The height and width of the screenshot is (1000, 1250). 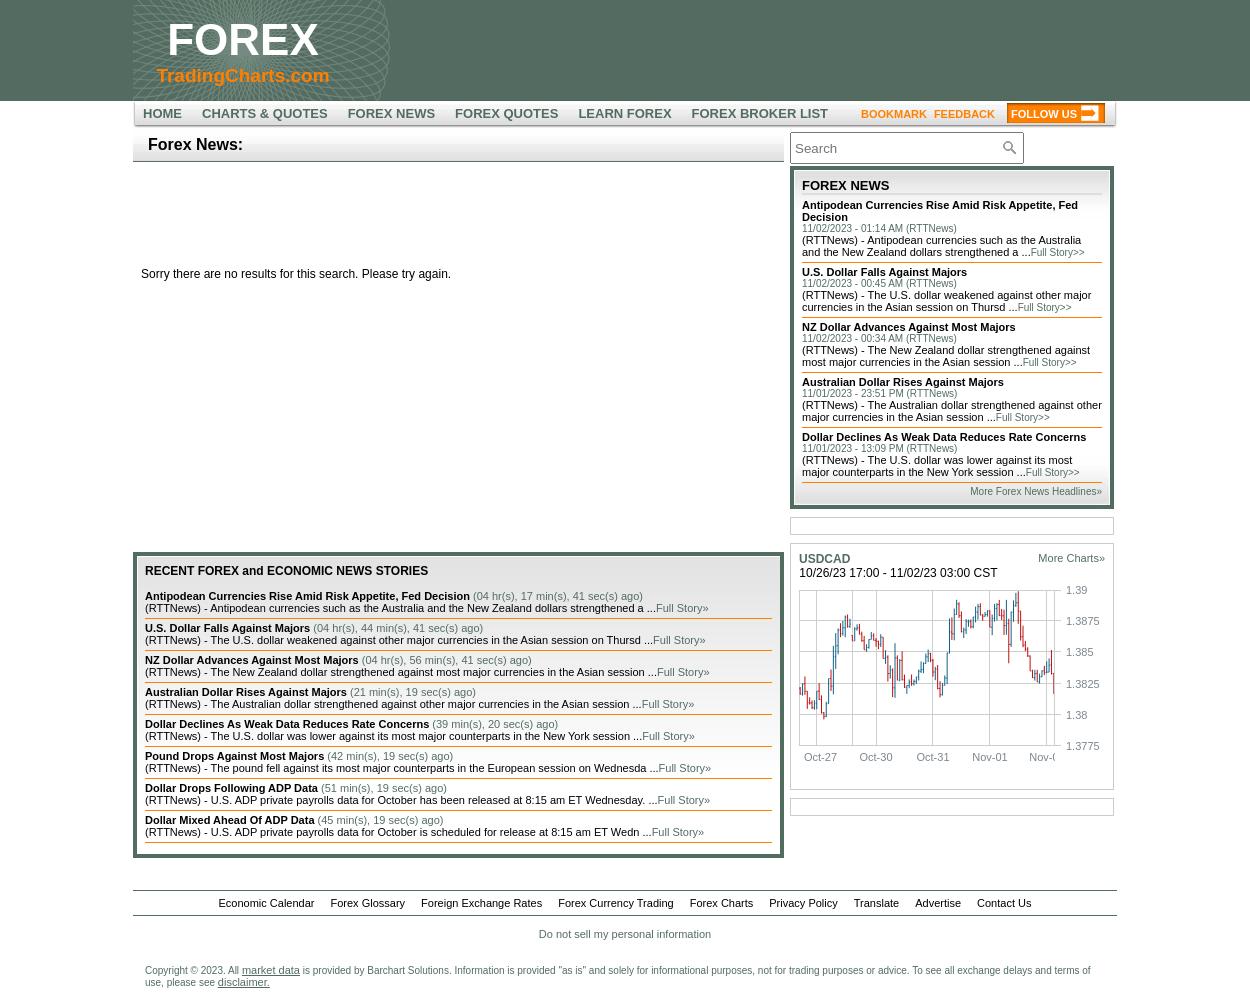 I want to click on '(51 min(s), 19 sec(s) ago)', so click(x=383, y=788).